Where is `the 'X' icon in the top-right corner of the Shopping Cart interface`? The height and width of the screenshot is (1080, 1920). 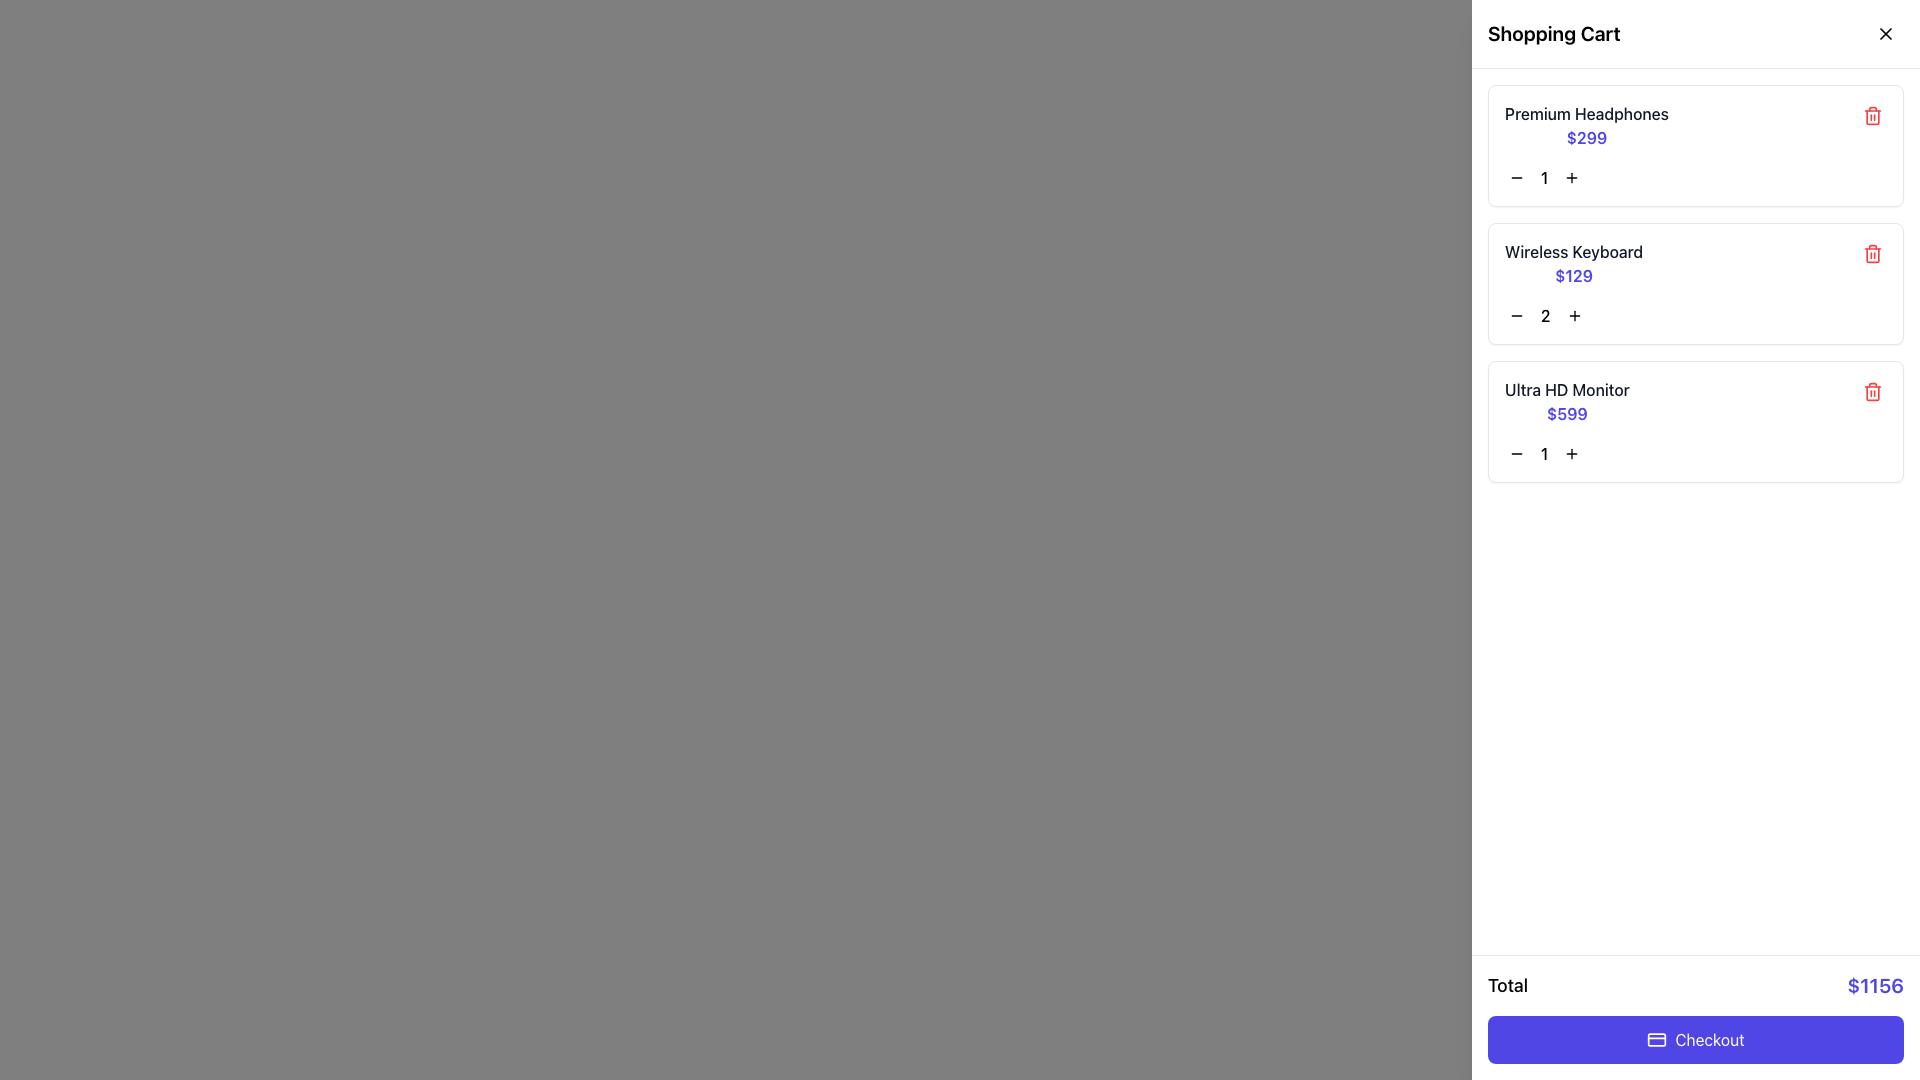 the 'X' icon in the top-right corner of the Shopping Cart interface is located at coordinates (1885, 34).